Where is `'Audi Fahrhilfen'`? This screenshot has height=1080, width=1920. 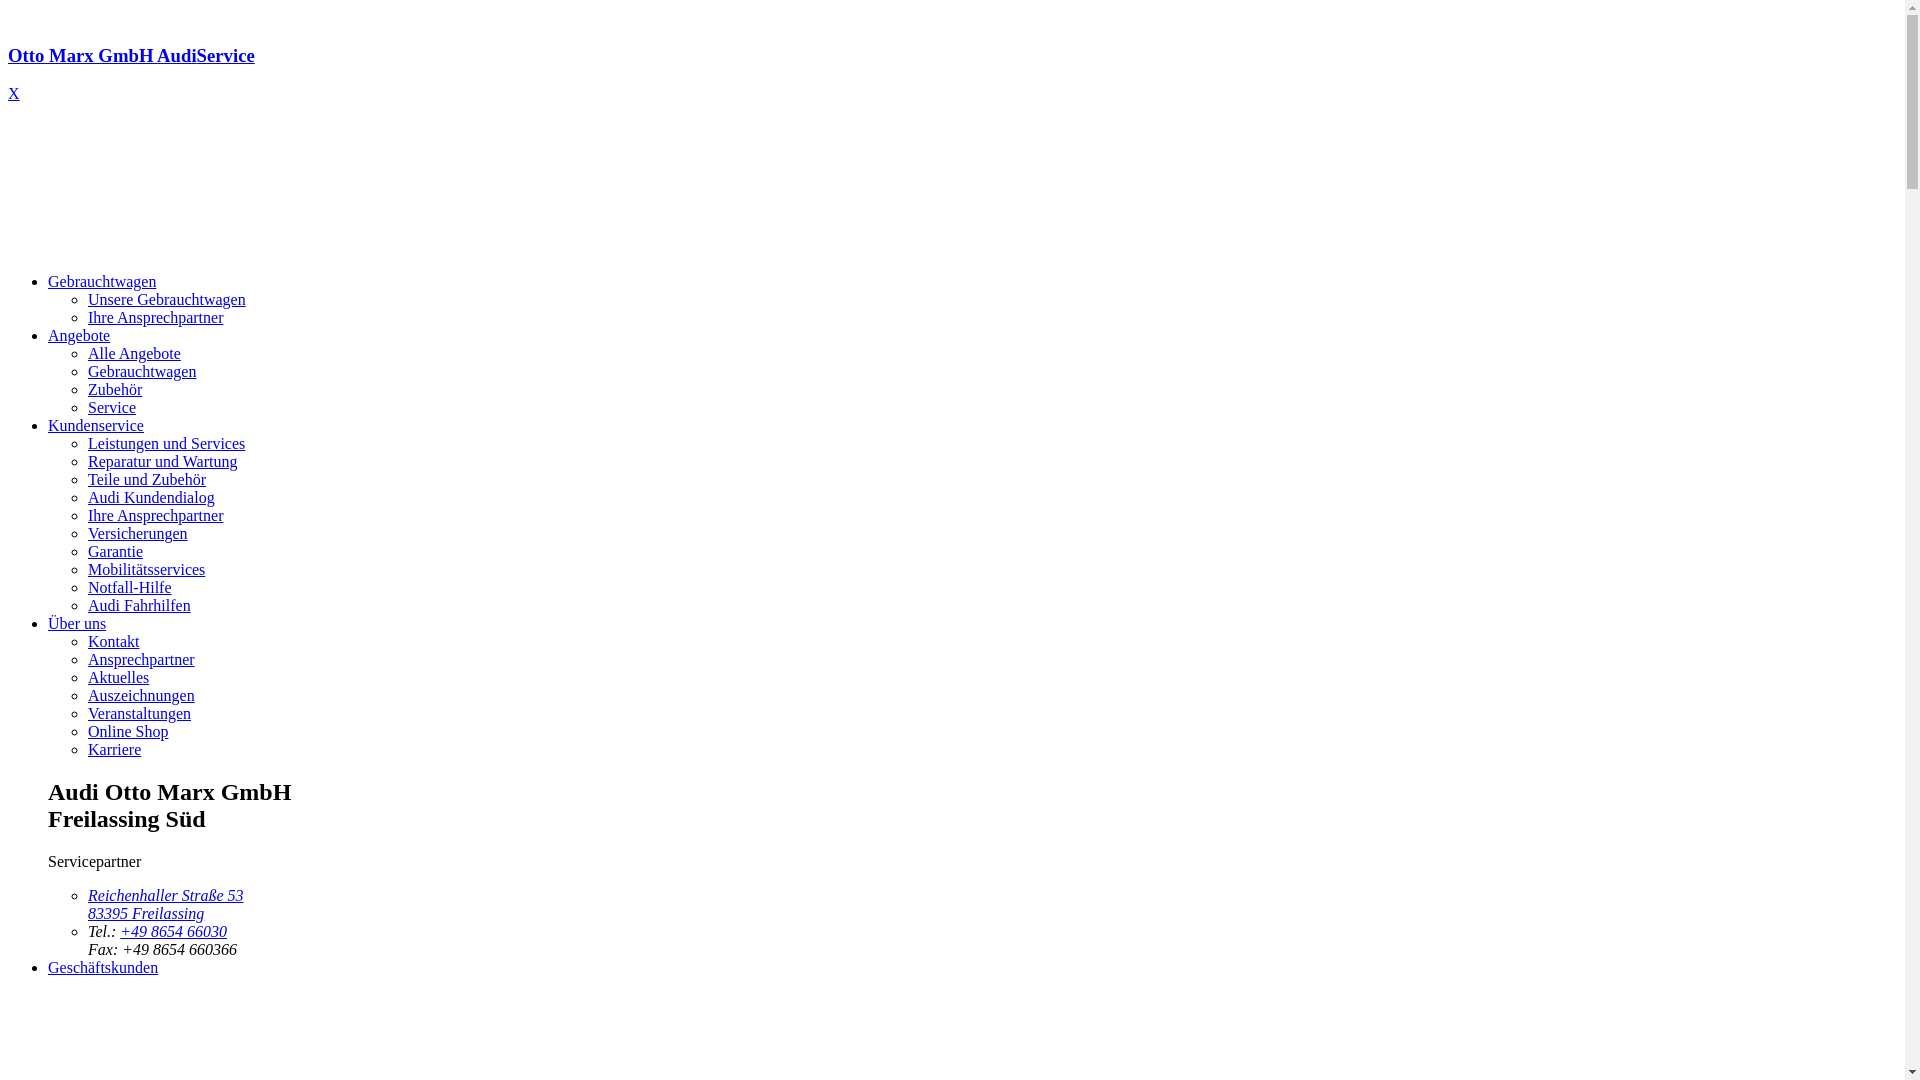
'Audi Fahrhilfen' is located at coordinates (86, 604).